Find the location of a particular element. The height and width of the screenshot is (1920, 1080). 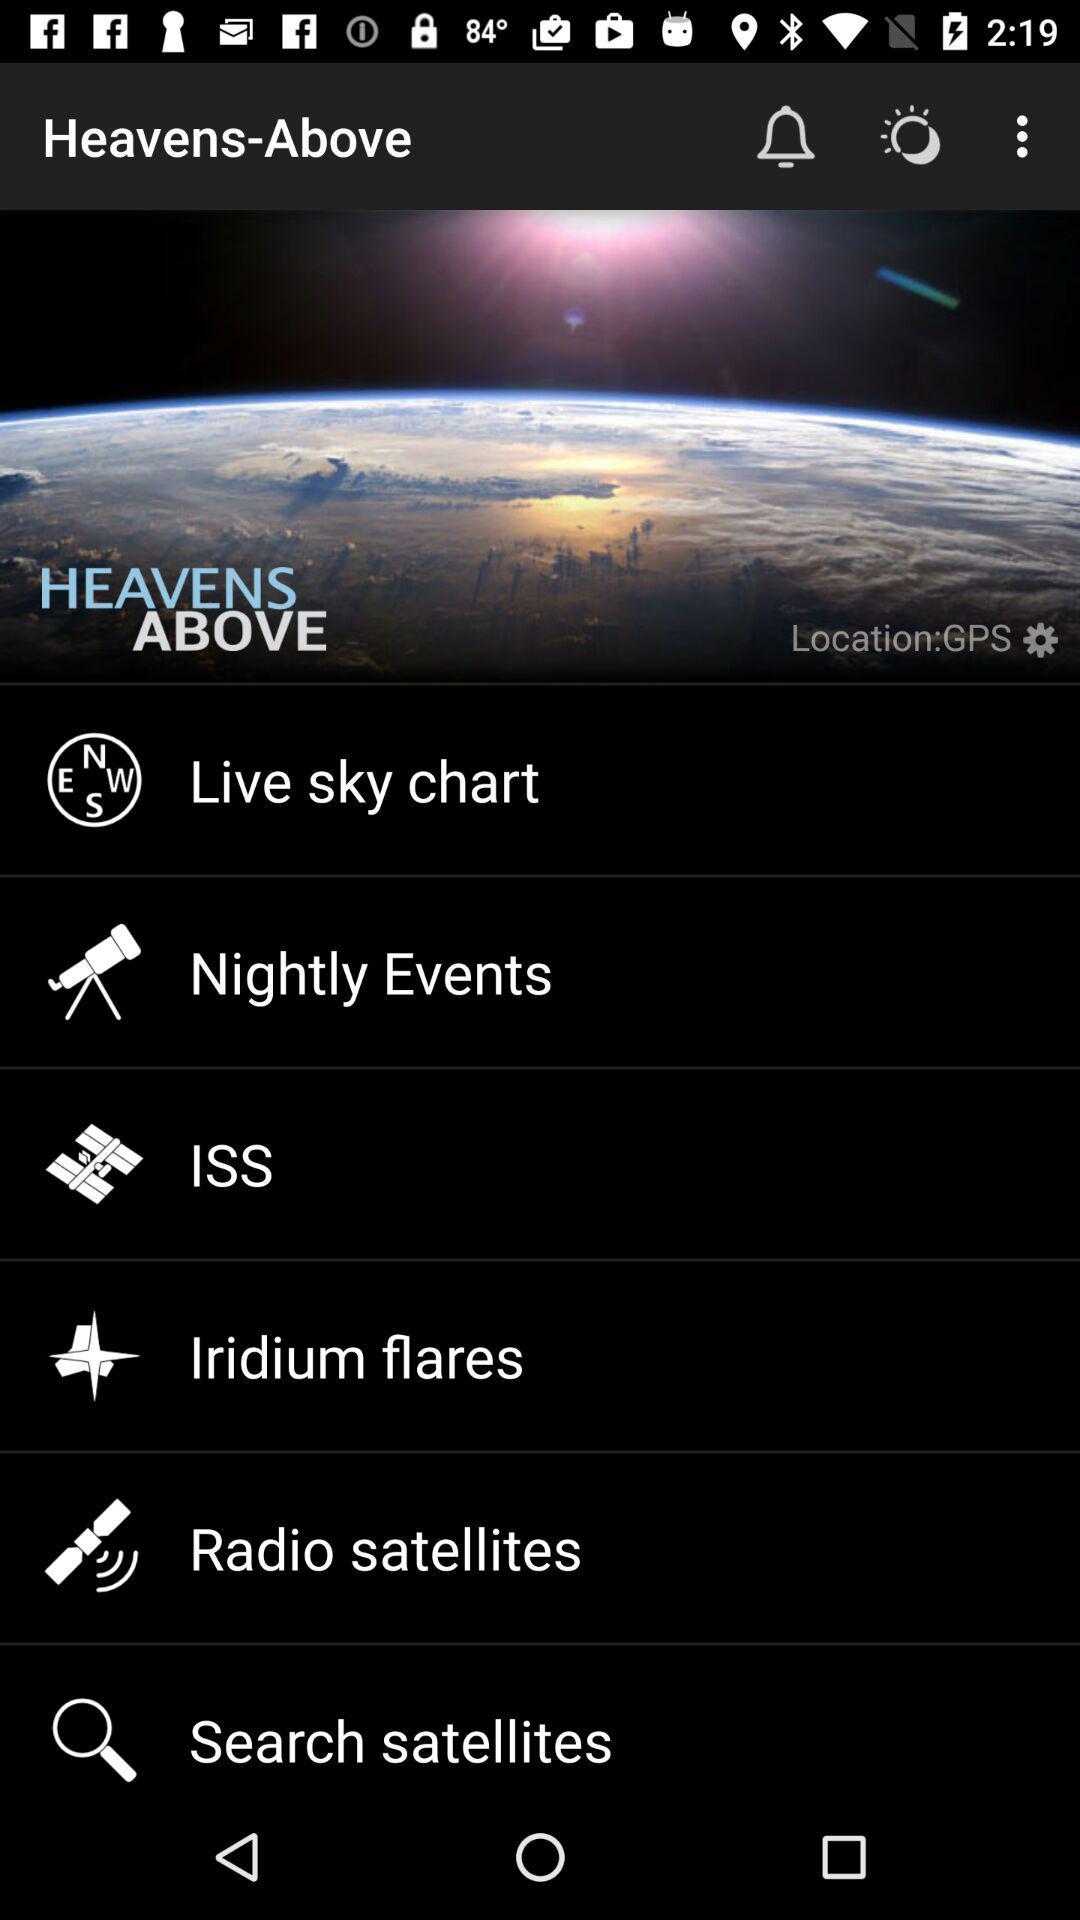

the icon above live sky chart item is located at coordinates (184, 623).